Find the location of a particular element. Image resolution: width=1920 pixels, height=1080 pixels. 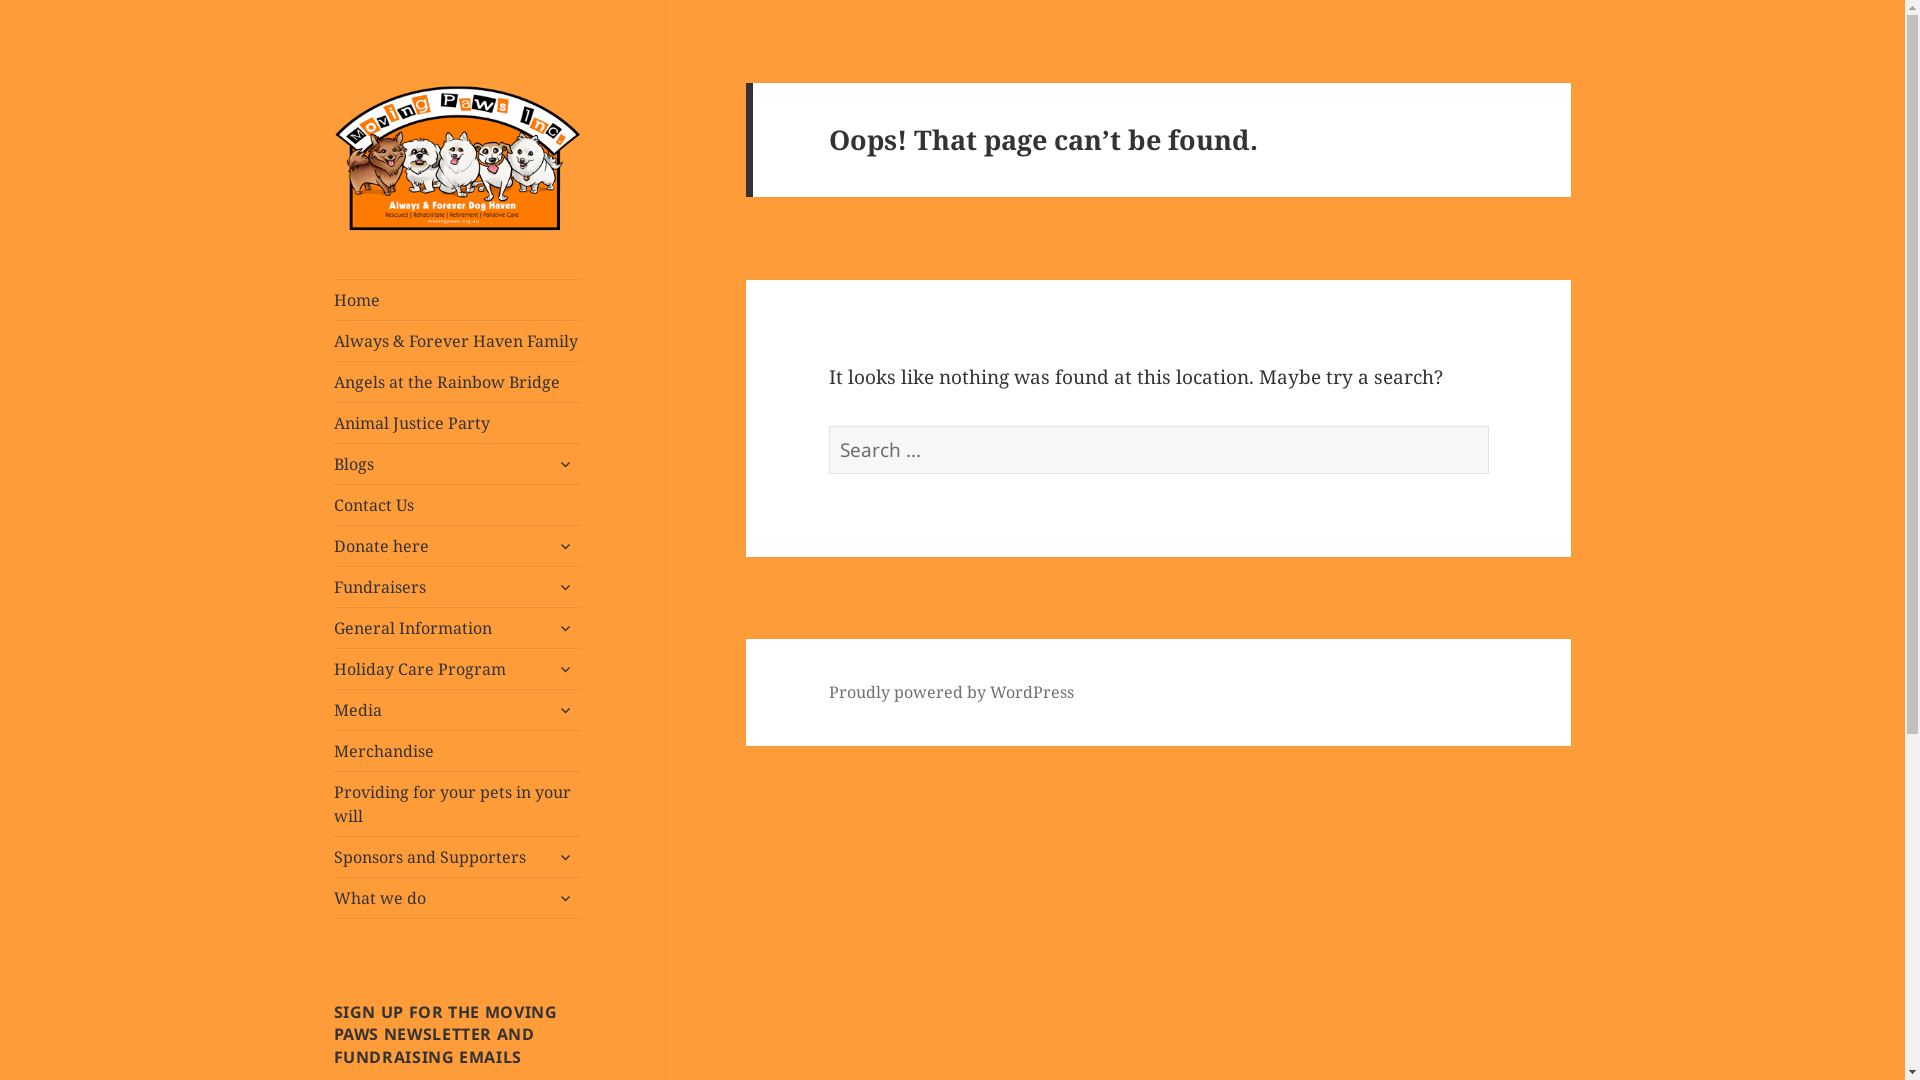

'Home' is located at coordinates (456, 300).